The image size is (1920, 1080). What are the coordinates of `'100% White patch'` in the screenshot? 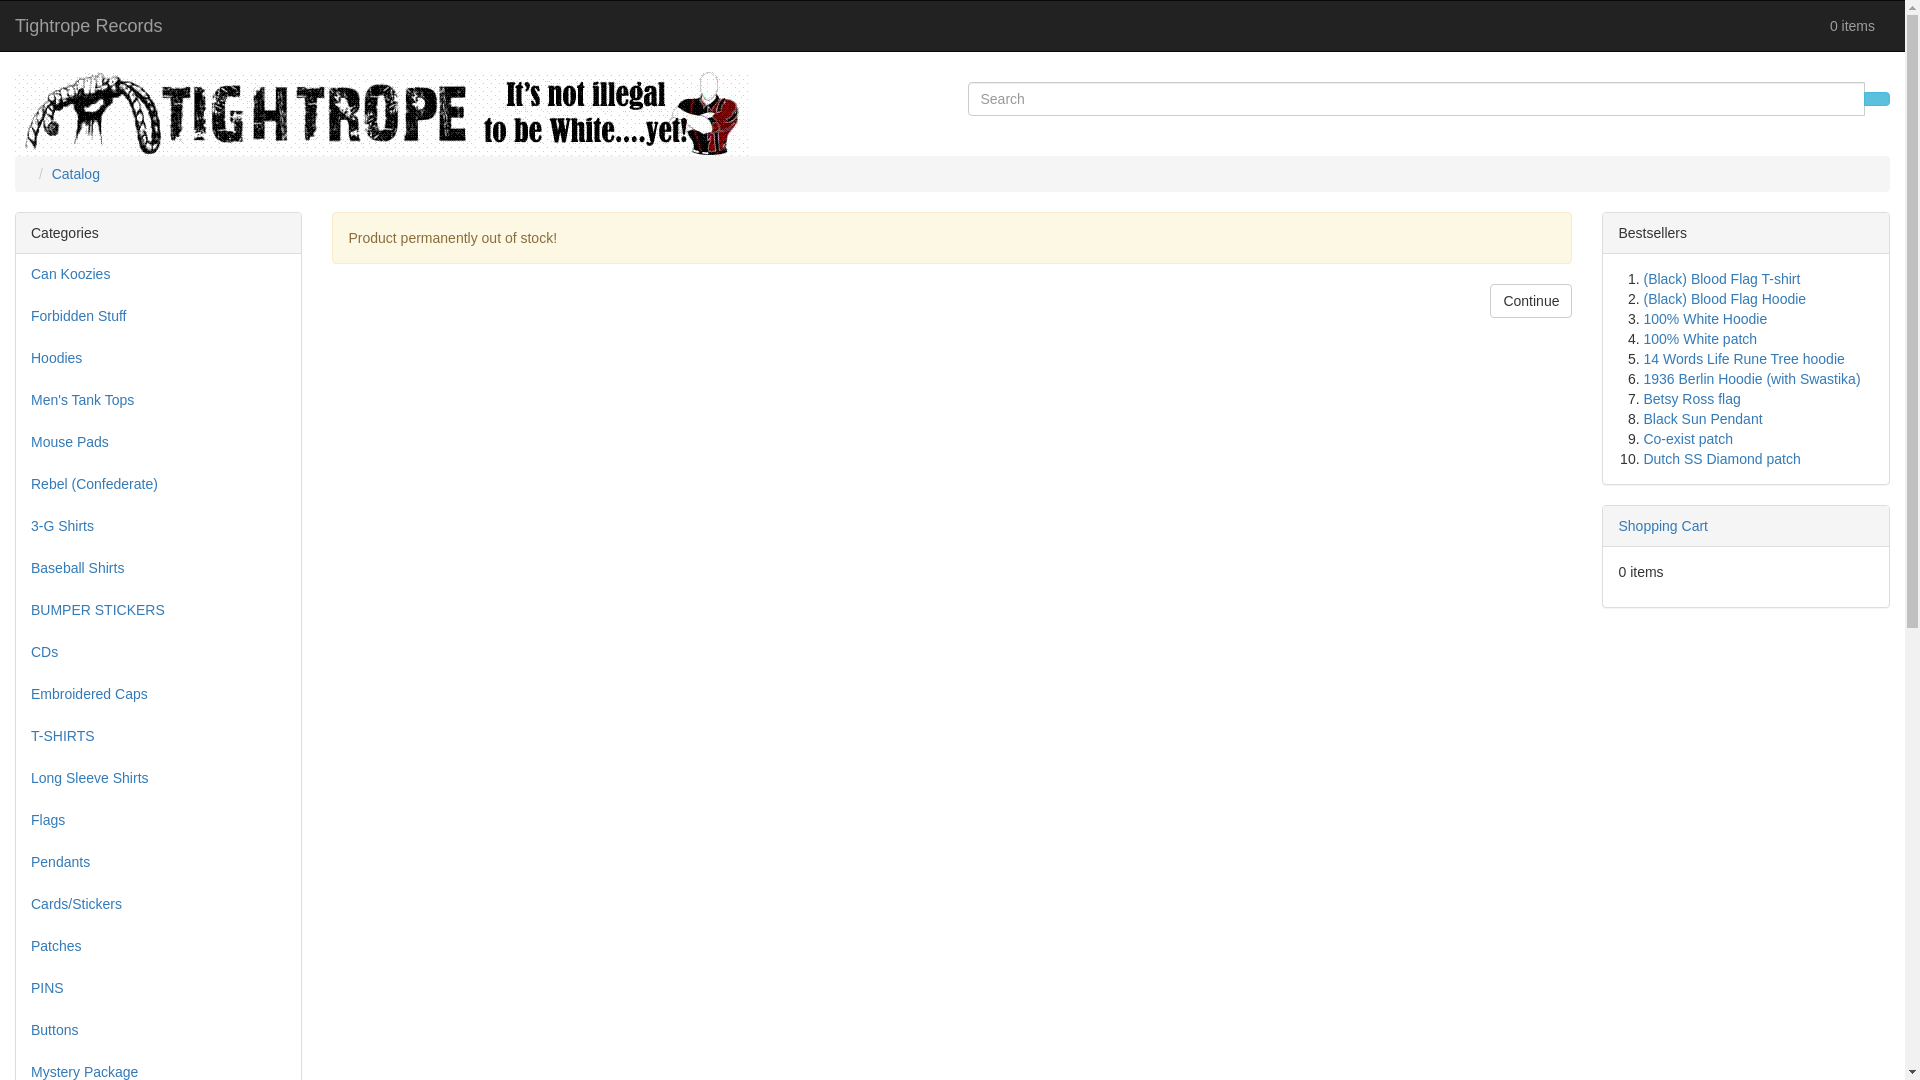 It's located at (1698, 338).